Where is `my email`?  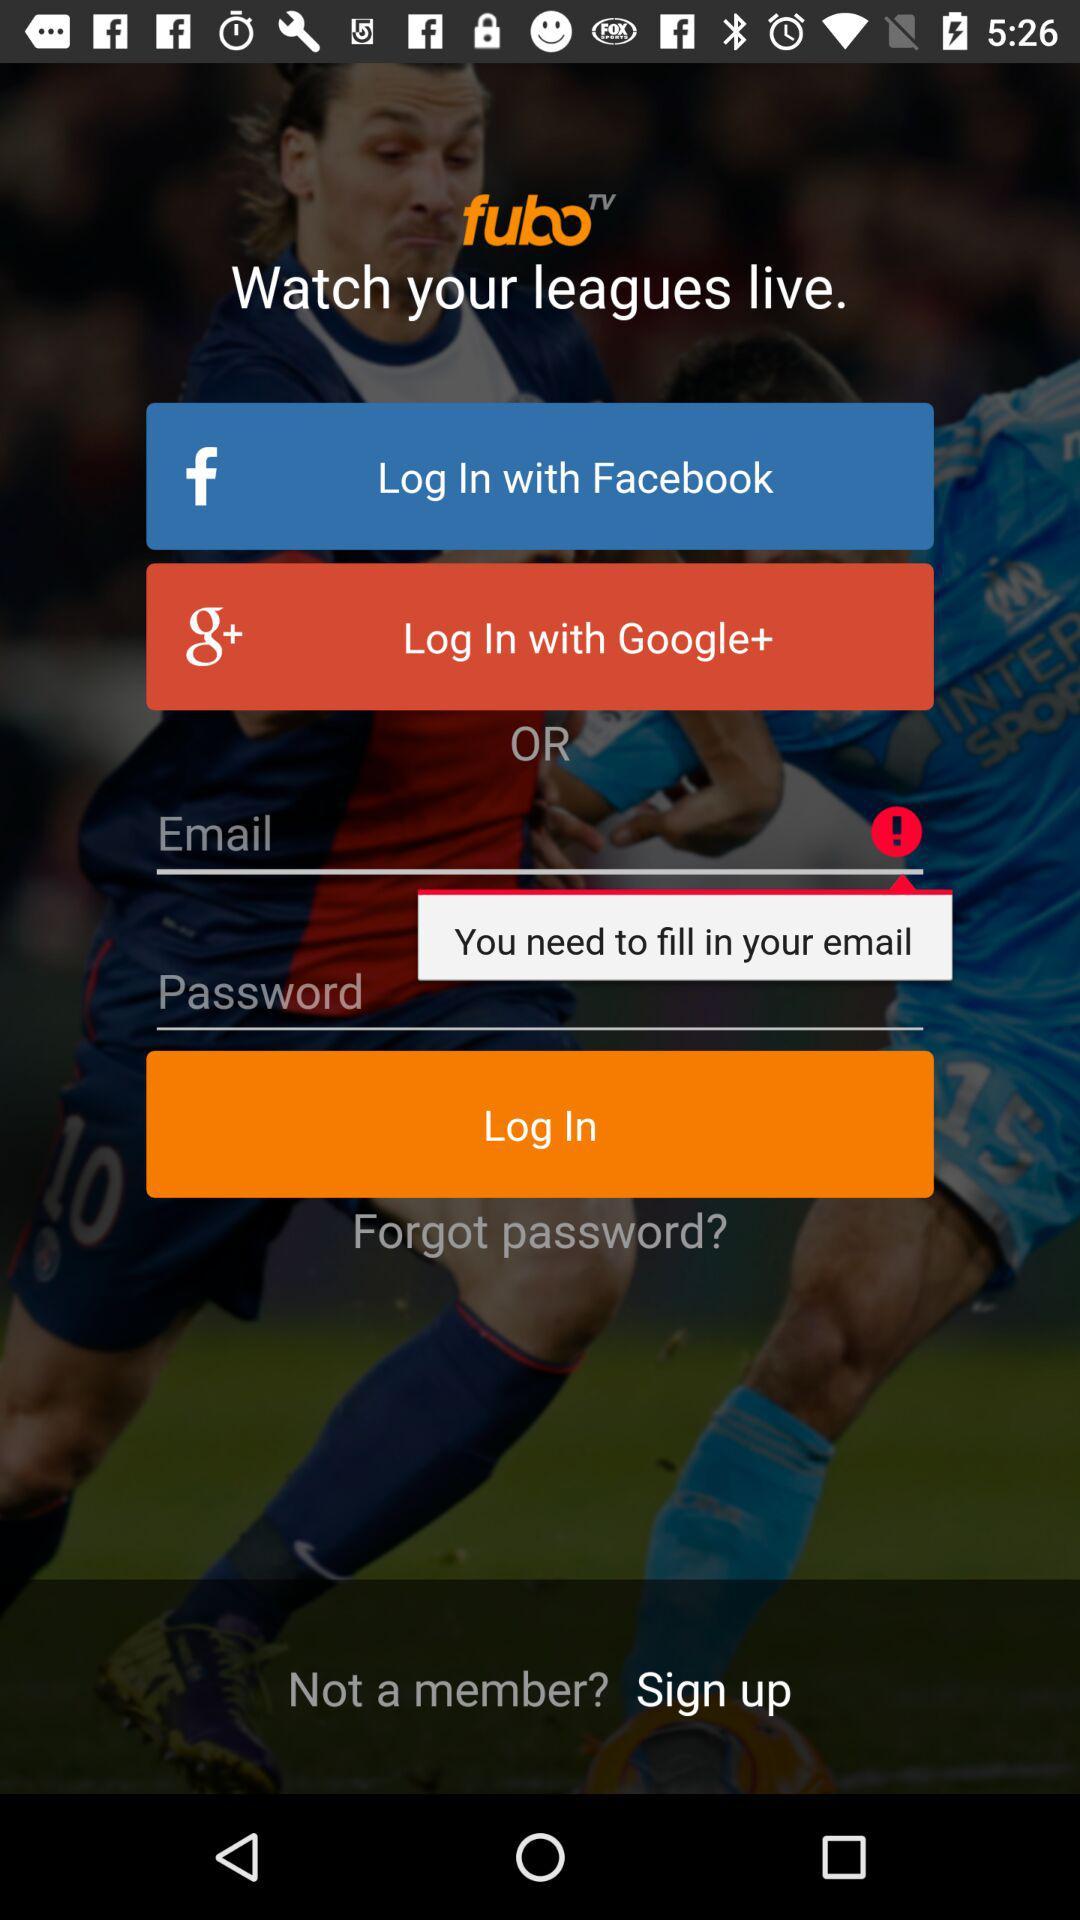
my email is located at coordinates (540, 833).